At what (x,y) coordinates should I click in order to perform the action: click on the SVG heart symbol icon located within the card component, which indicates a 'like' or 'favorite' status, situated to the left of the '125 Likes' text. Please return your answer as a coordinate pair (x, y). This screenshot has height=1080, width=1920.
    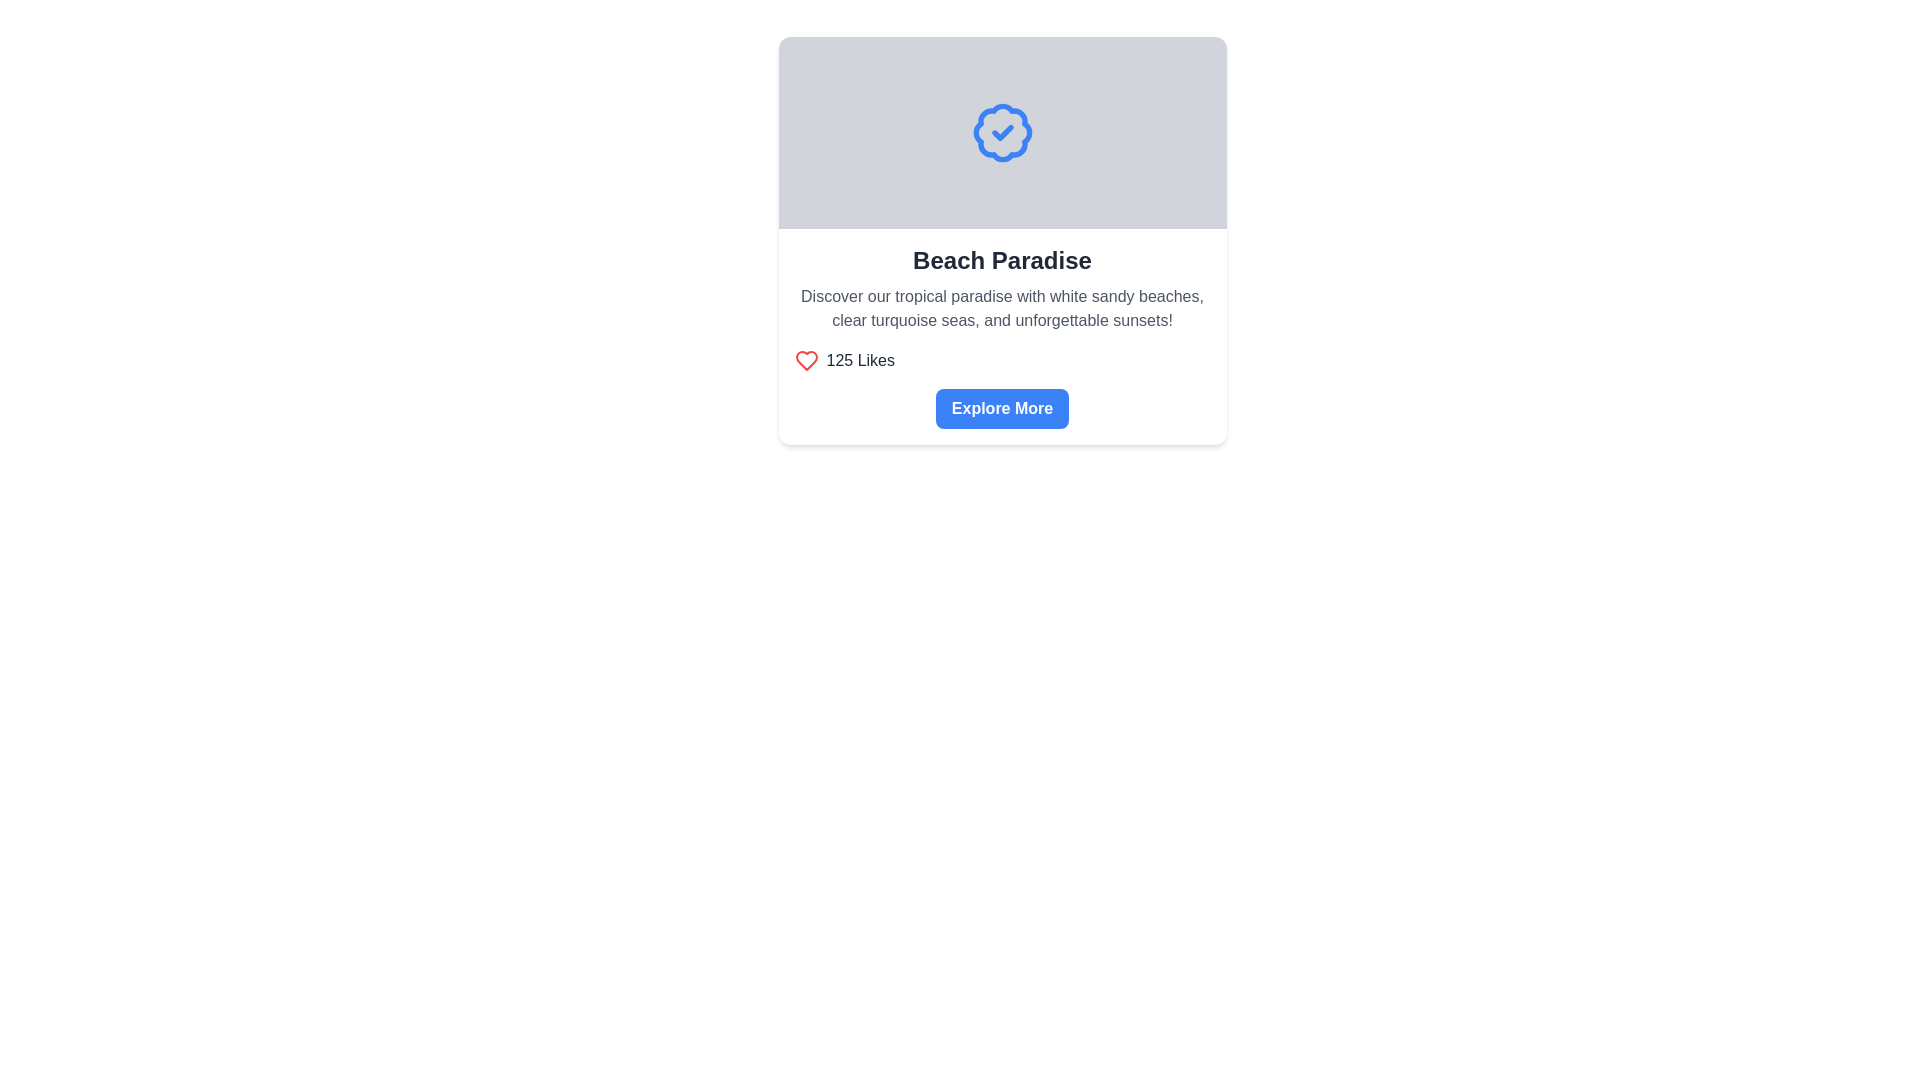
    Looking at the image, I should click on (806, 361).